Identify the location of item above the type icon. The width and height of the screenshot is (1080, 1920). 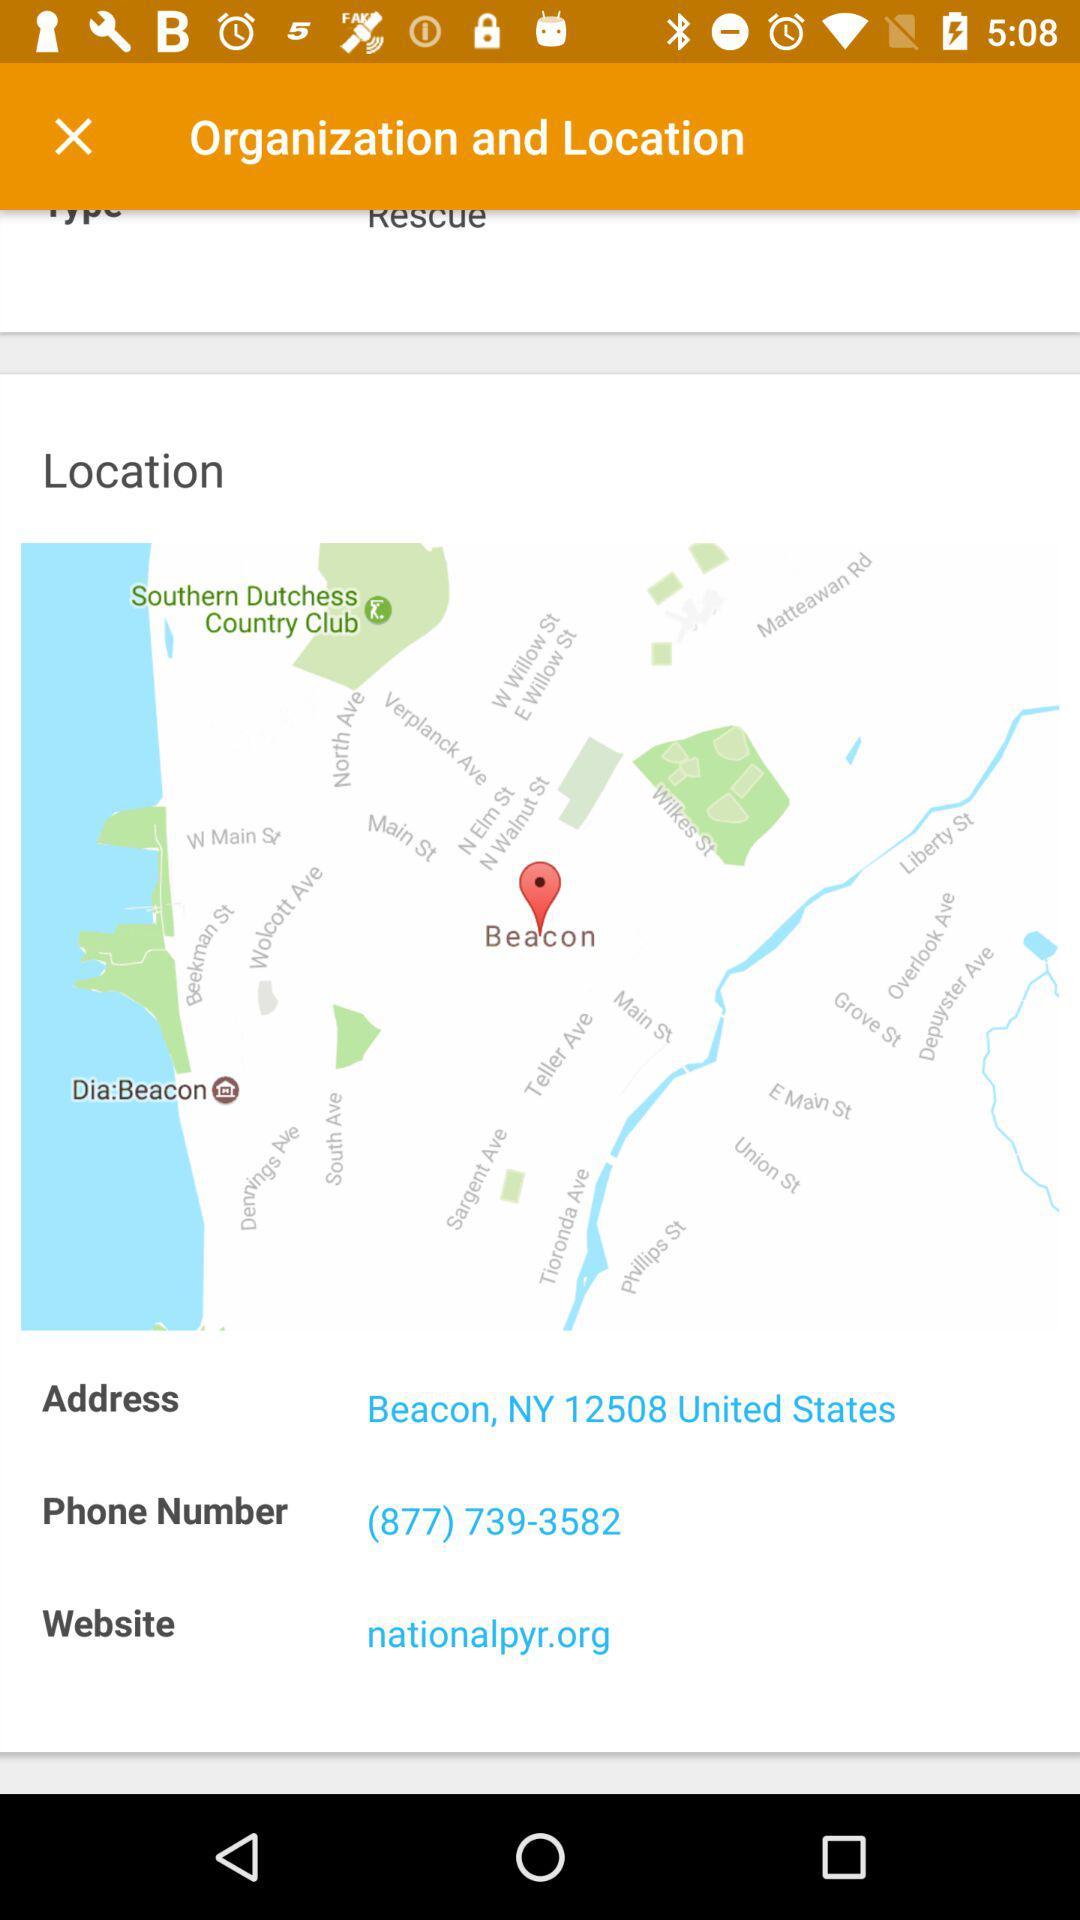
(72, 135).